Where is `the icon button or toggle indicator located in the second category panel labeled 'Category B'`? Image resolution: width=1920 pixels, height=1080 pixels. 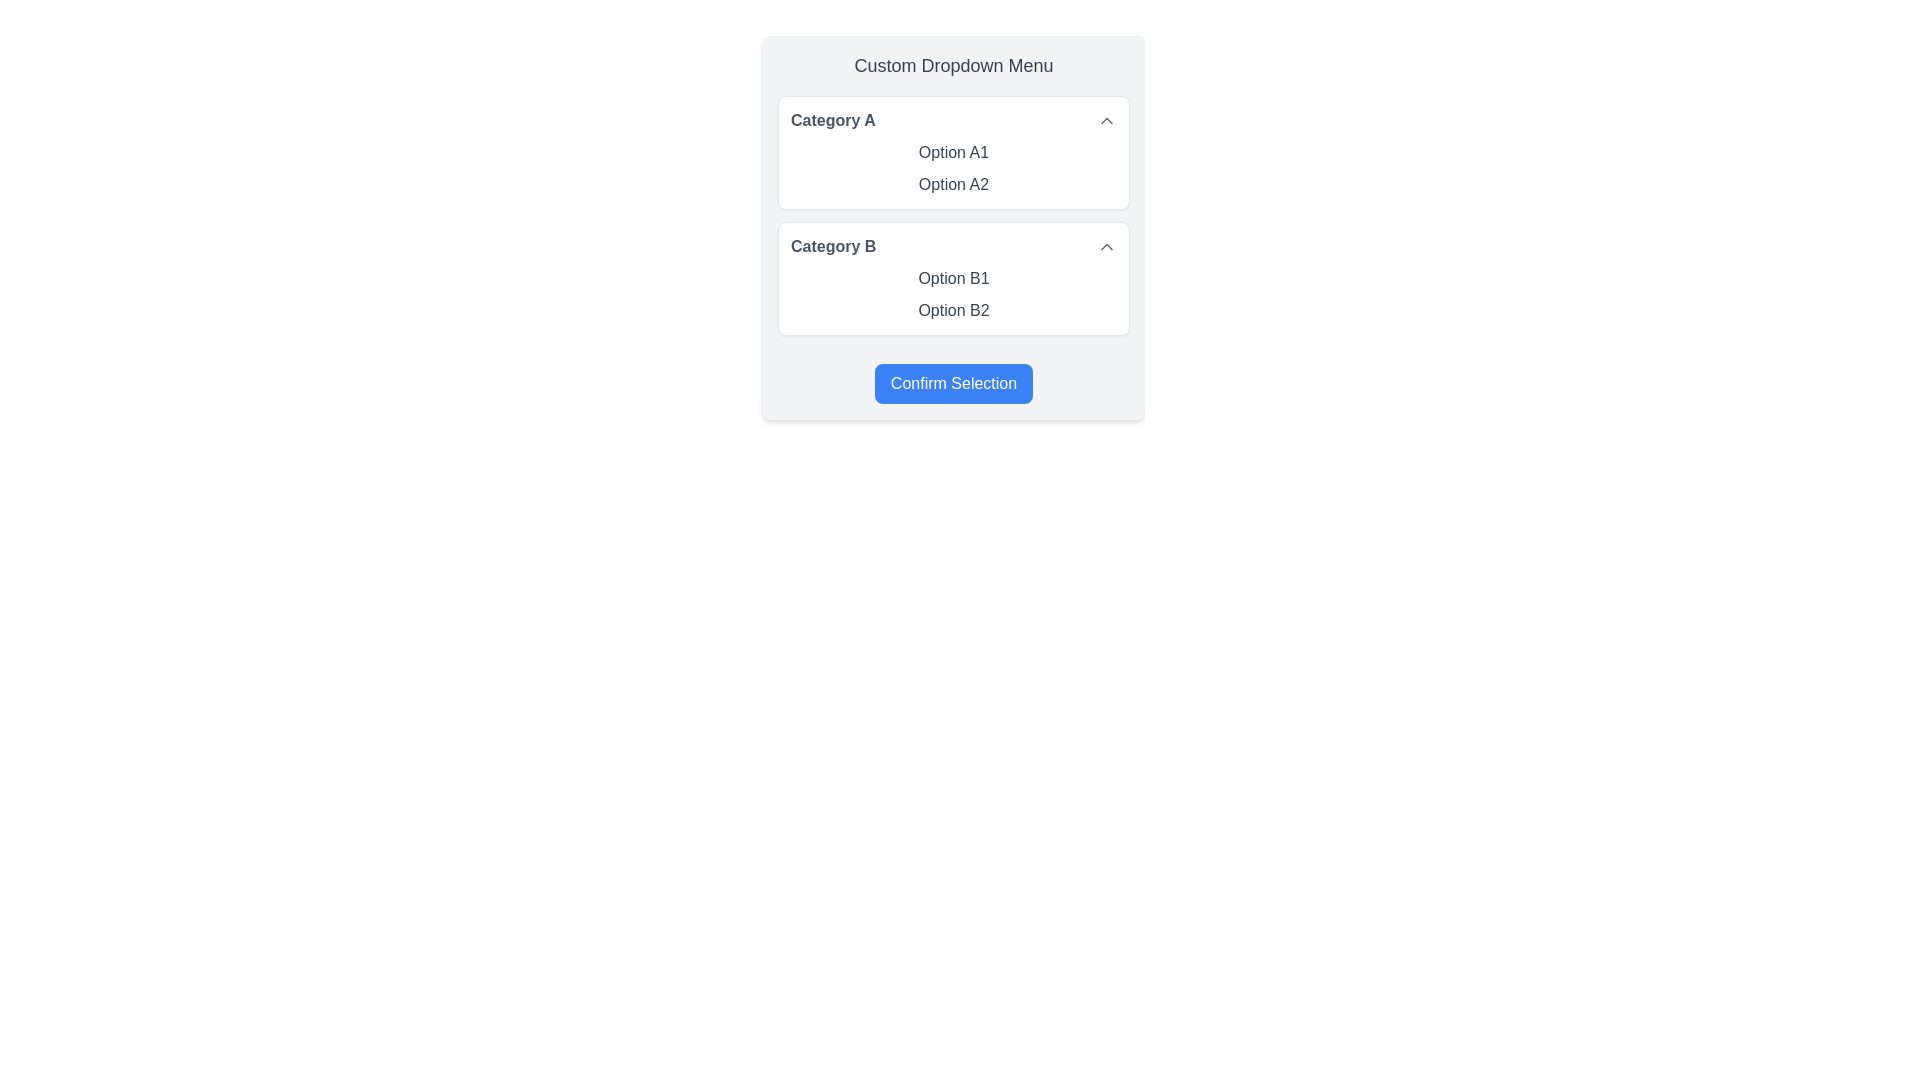
the icon button or toggle indicator located in the second category panel labeled 'Category B' is located at coordinates (1106, 245).